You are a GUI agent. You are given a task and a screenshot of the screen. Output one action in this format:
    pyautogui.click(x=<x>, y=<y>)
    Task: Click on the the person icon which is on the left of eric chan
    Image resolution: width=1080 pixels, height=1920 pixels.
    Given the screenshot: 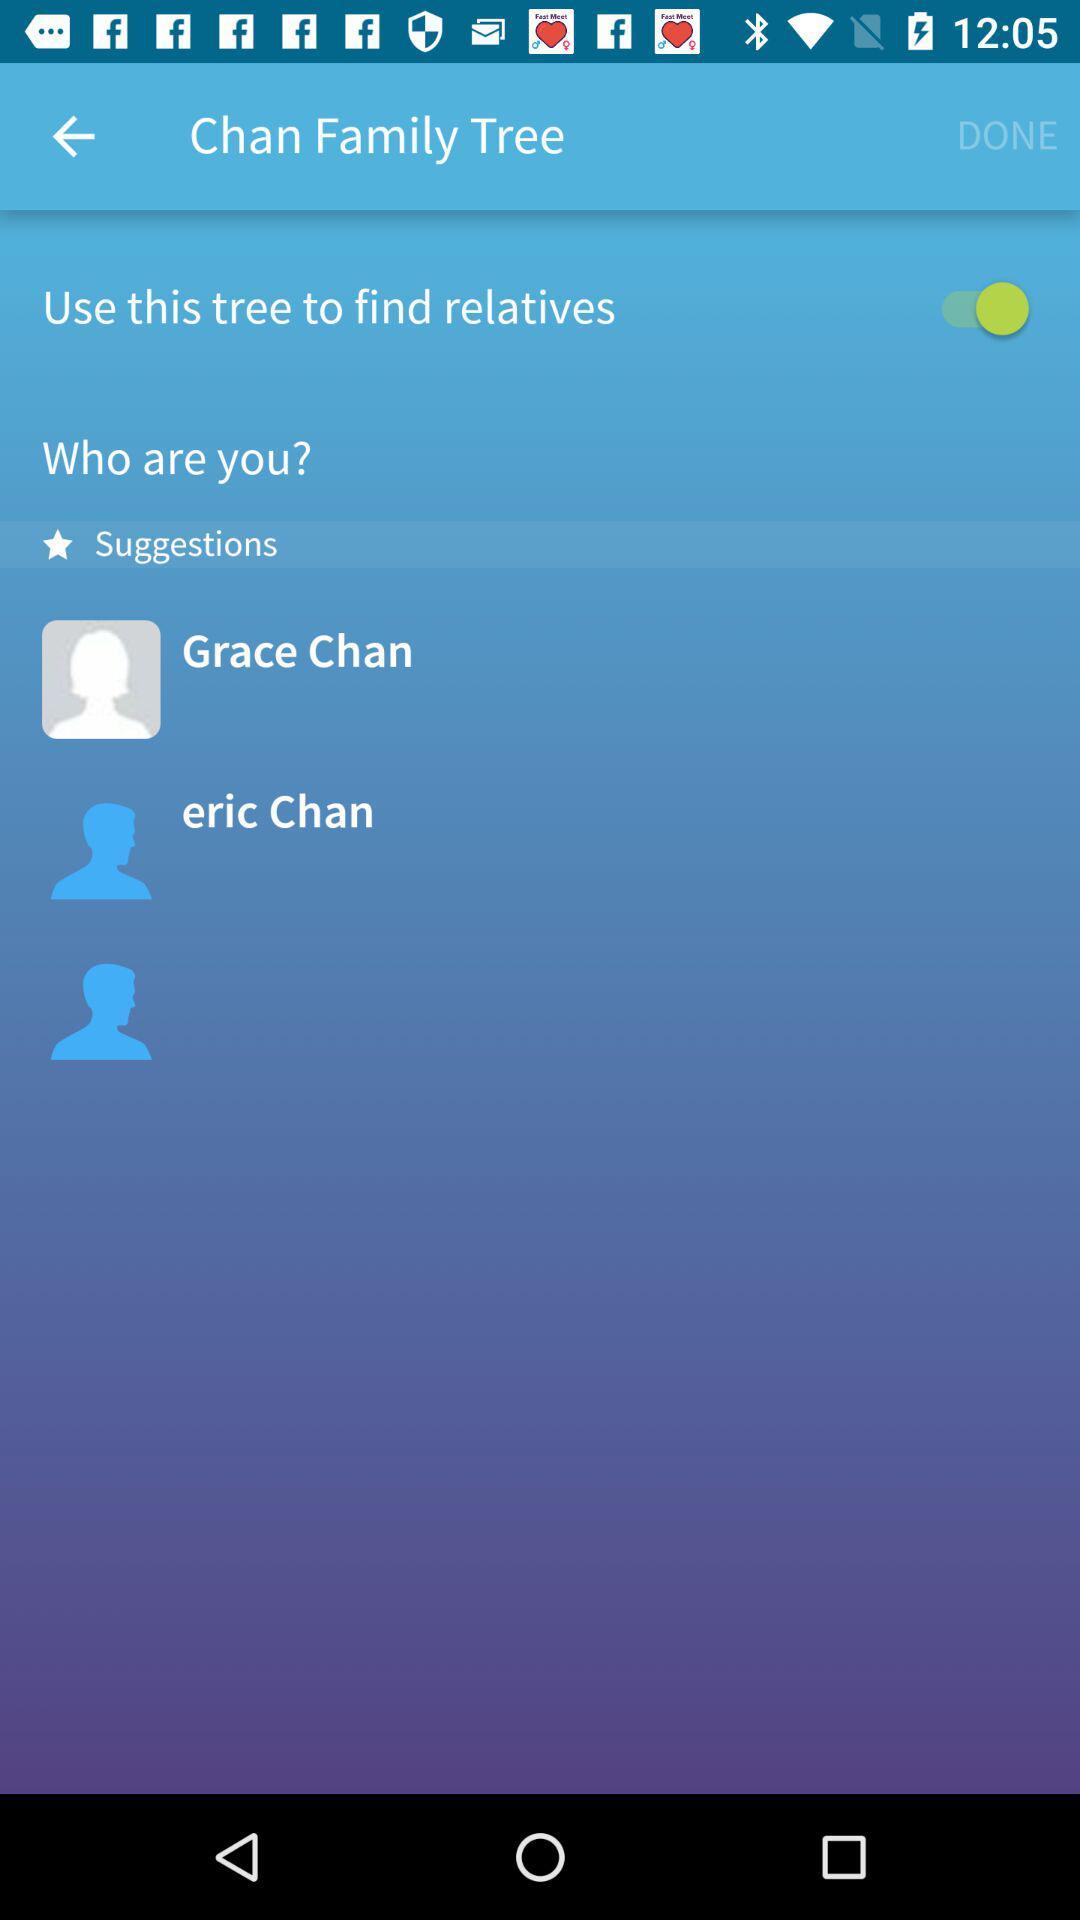 What is the action you would take?
    pyautogui.click(x=101, y=840)
    